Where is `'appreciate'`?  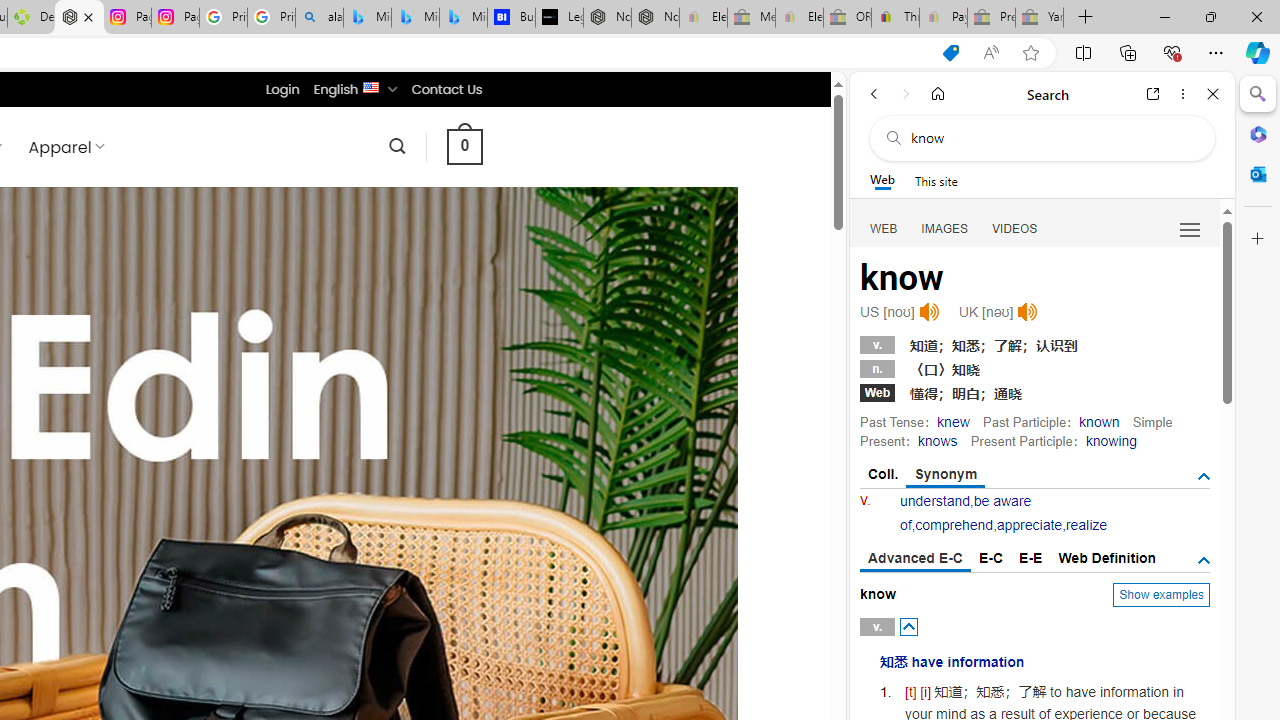
'appreciate' is located at coordinates (1029, 524).